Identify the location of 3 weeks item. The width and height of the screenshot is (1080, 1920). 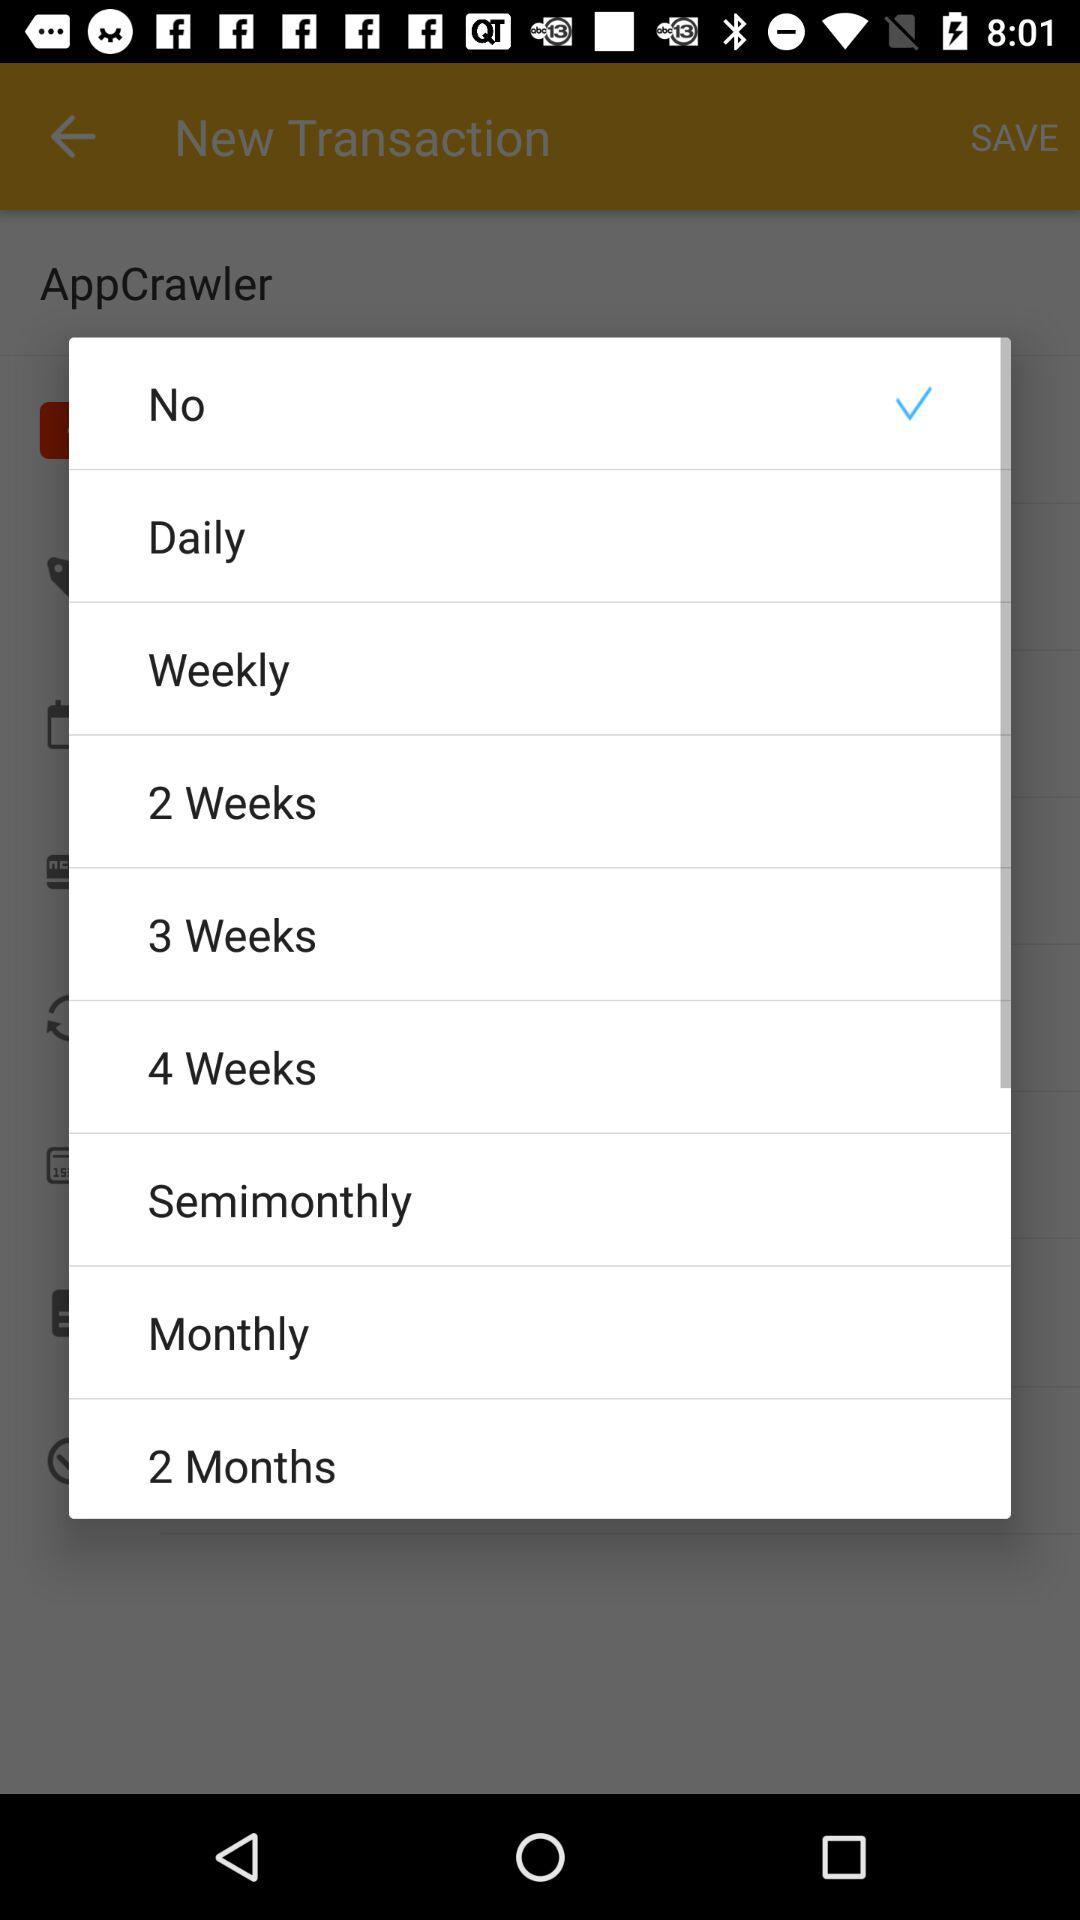
(540, 933).